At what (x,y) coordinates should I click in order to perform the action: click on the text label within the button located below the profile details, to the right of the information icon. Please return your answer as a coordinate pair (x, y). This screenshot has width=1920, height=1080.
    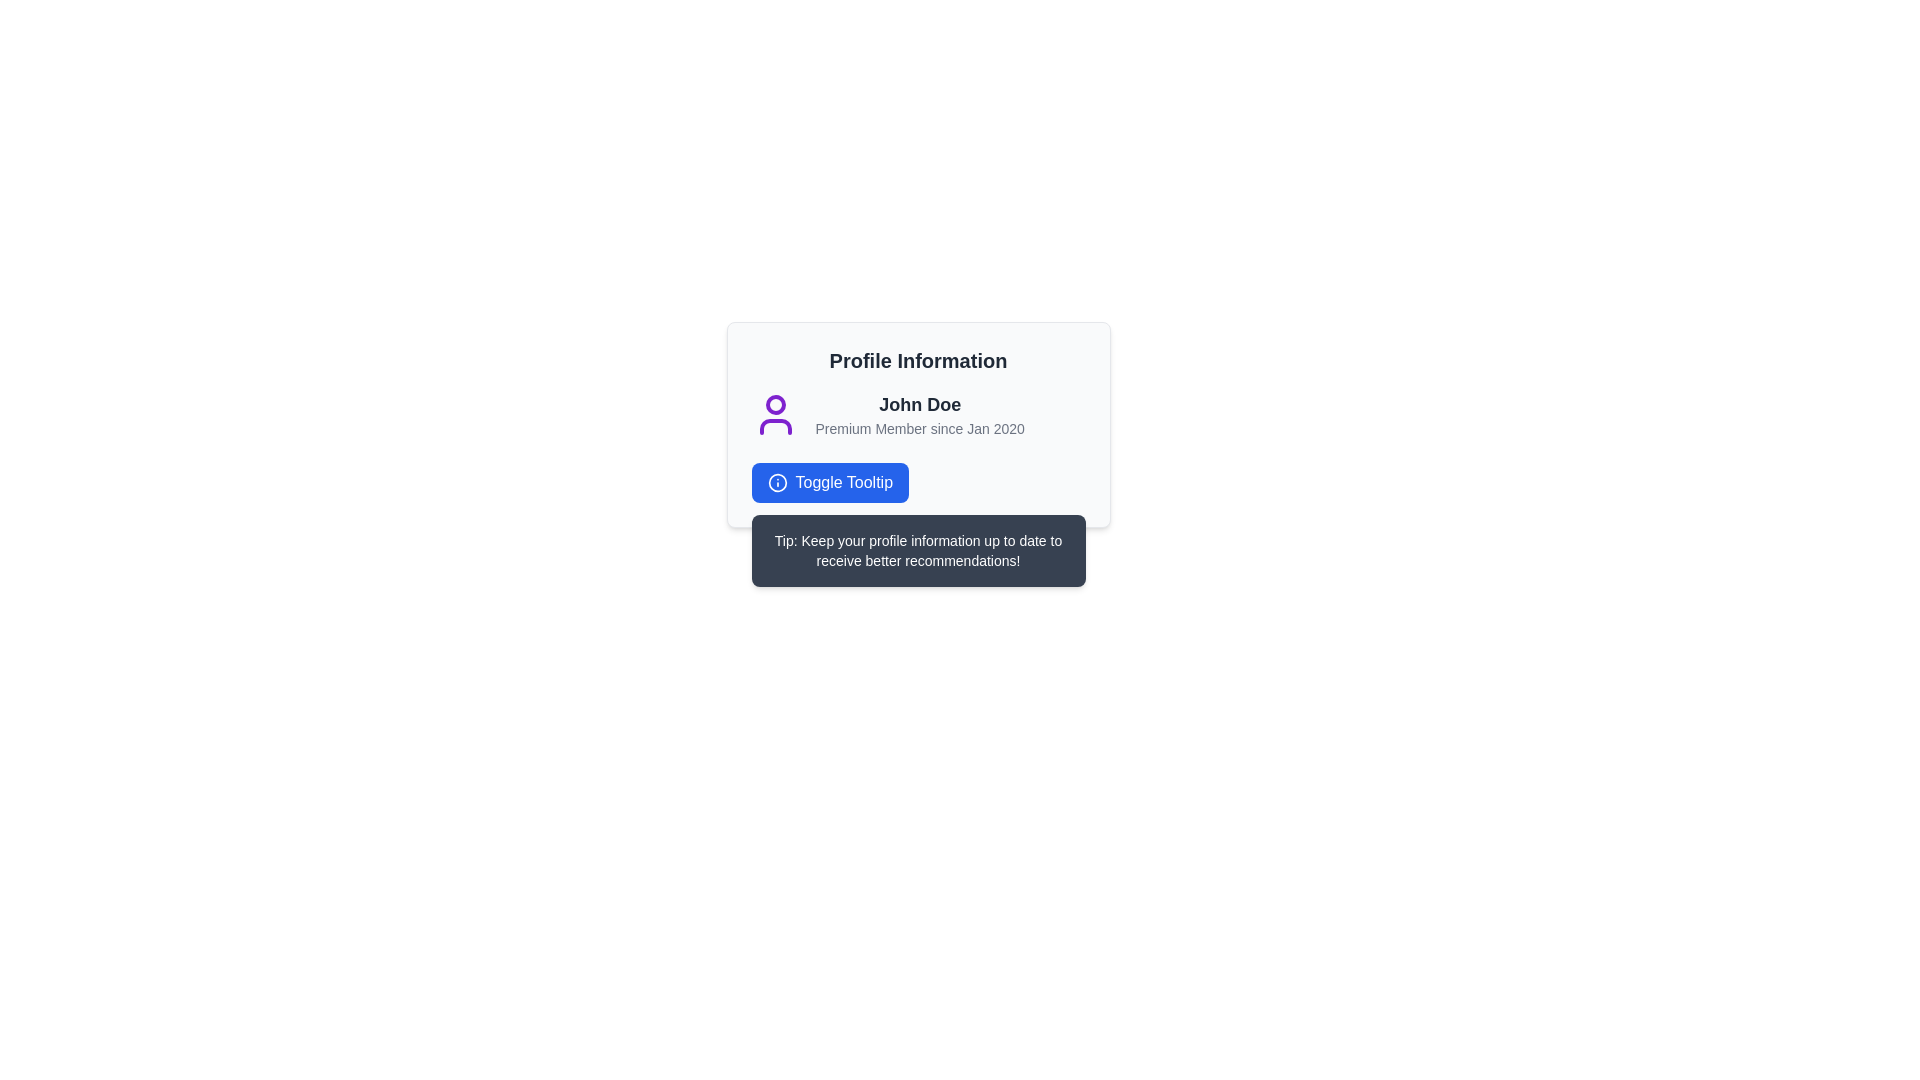
    Looking at the image, I should click on (844, 482).